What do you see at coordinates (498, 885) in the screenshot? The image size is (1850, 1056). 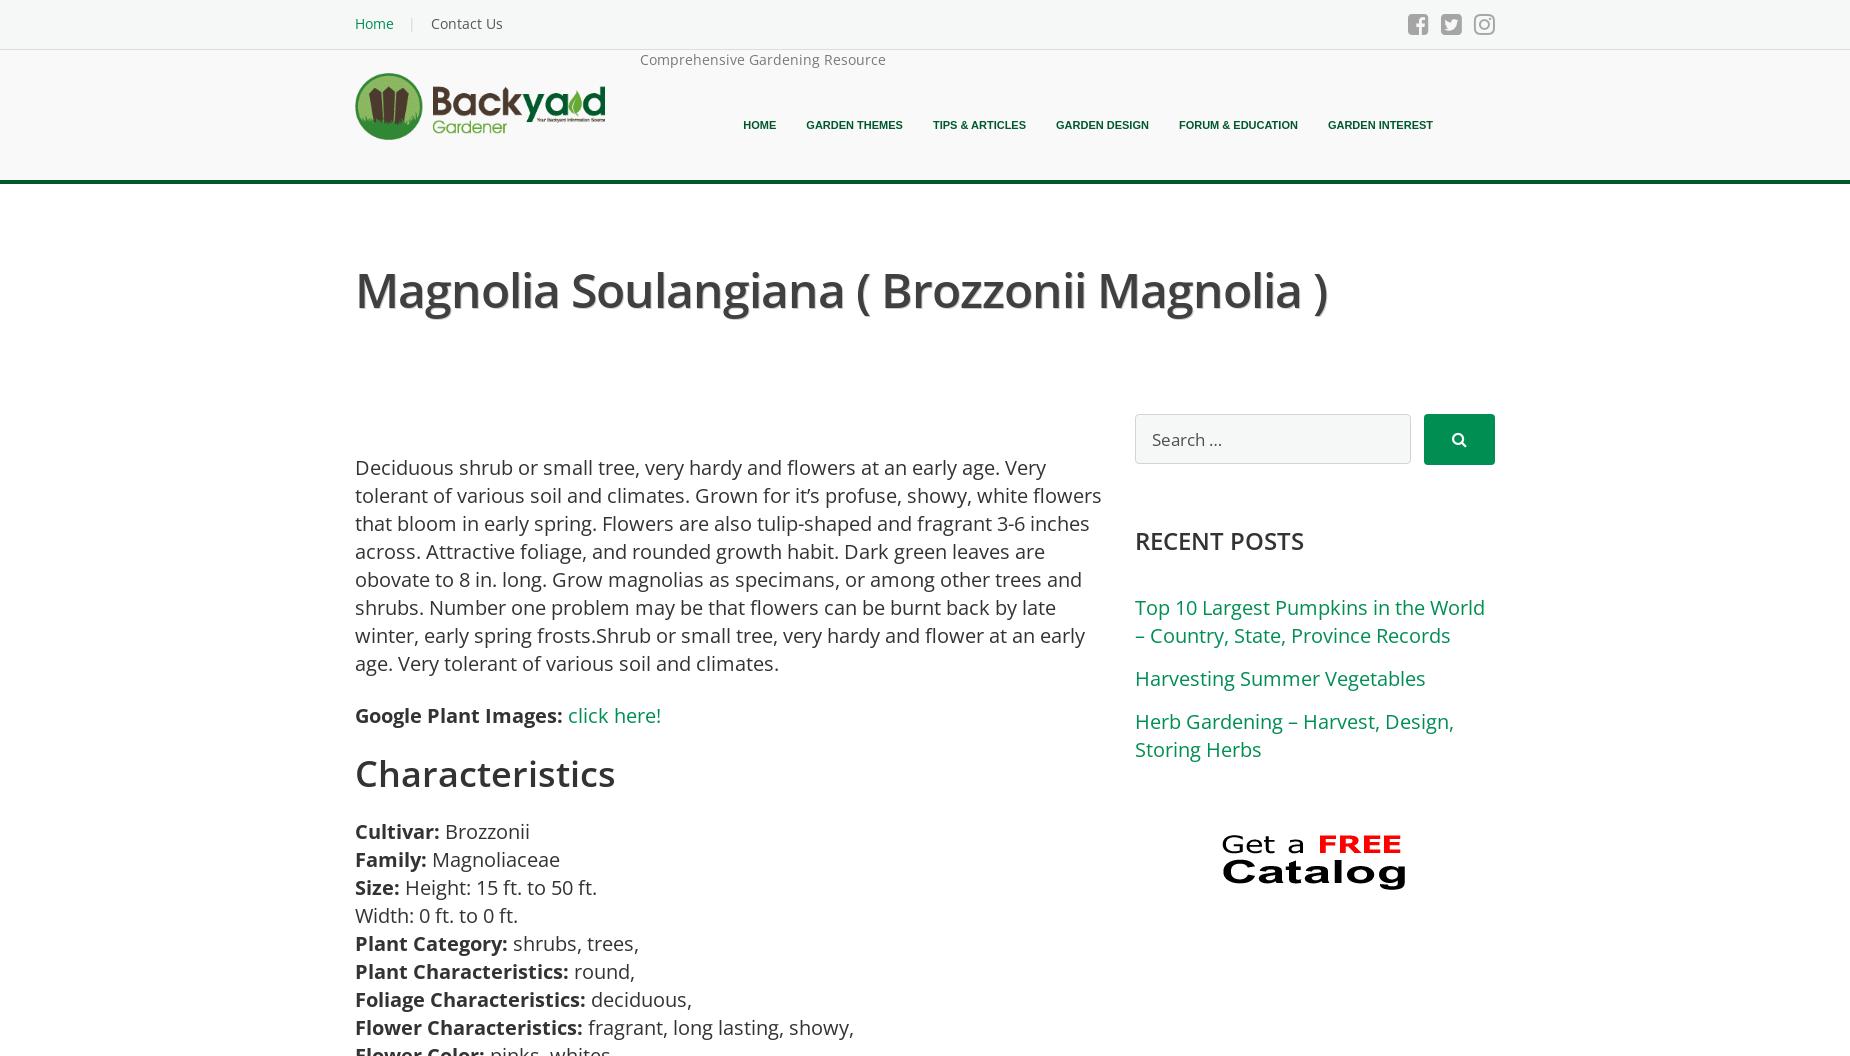 I see `'Height: 15 ft. to 50 ft.'` at bounding box center [498, 885].